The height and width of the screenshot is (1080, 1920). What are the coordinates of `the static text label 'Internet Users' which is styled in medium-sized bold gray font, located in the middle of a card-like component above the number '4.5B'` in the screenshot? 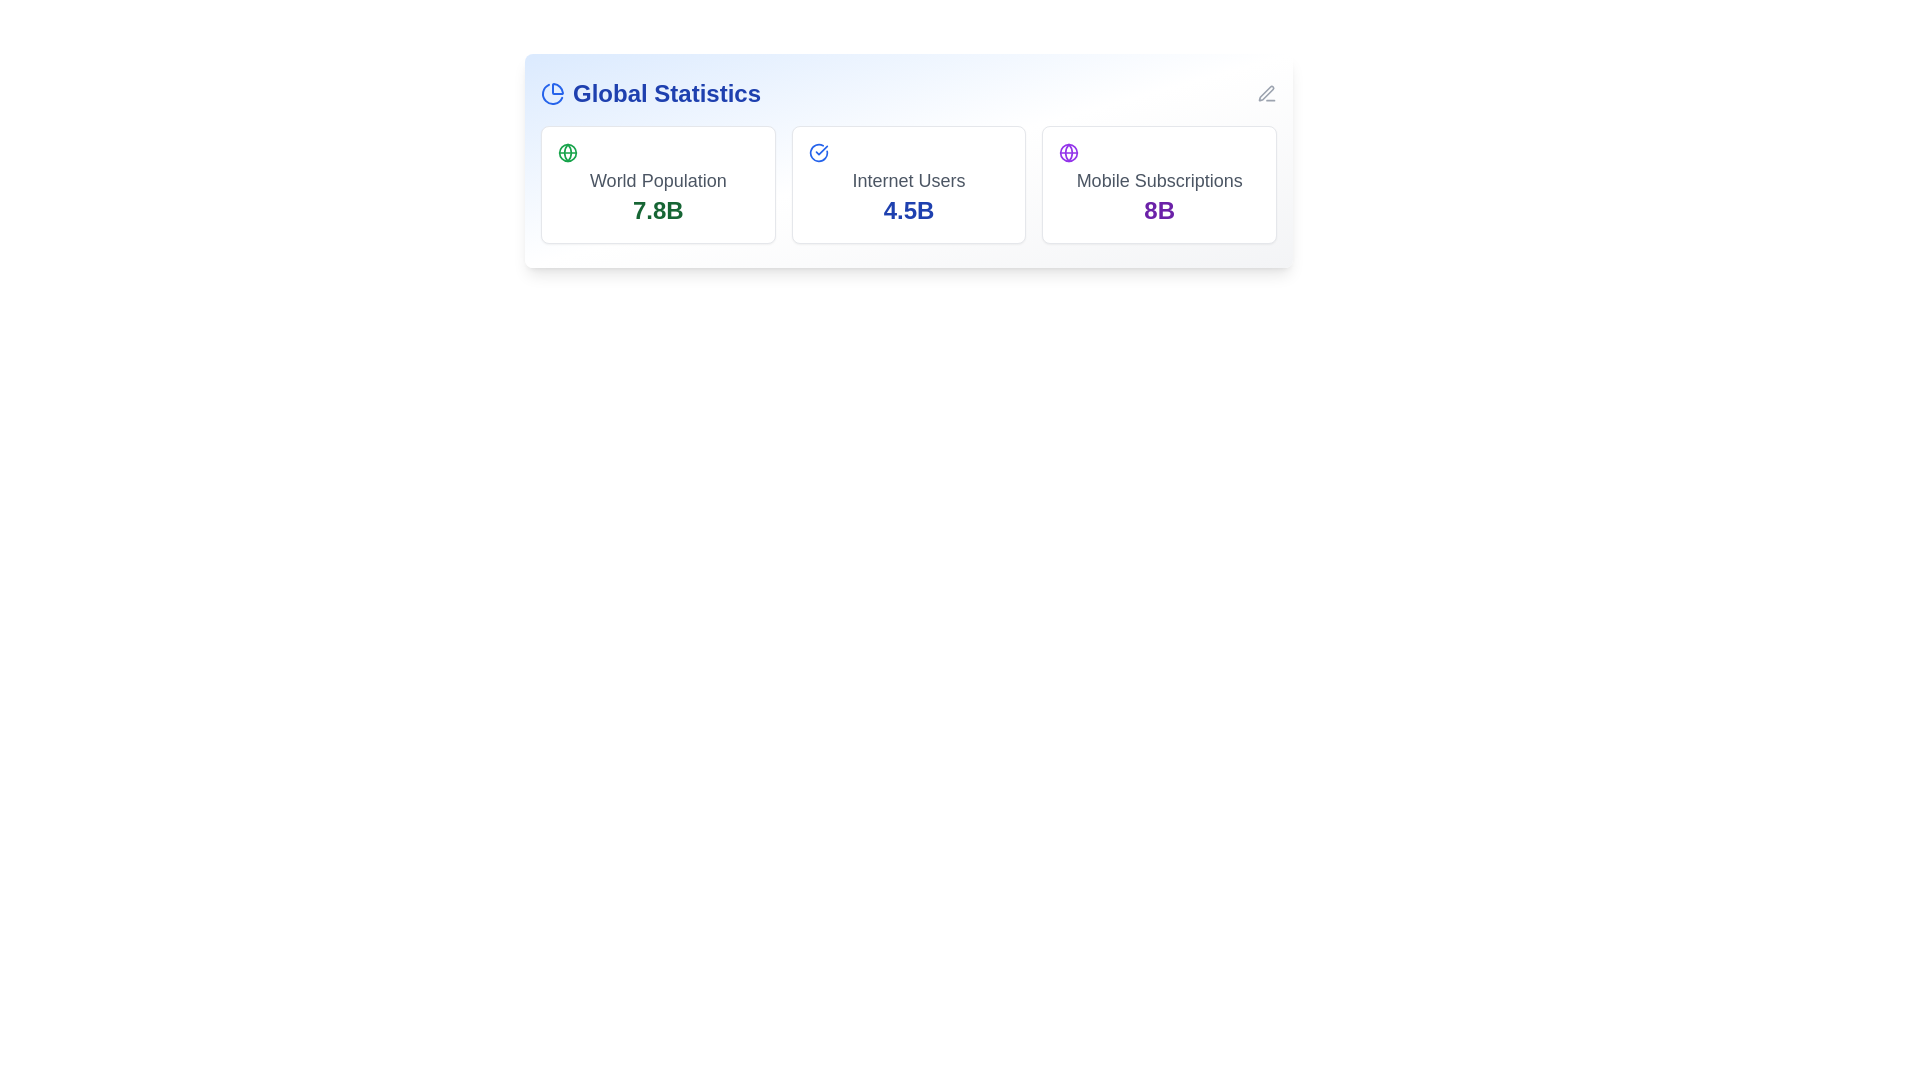 It's located at (907, 181).